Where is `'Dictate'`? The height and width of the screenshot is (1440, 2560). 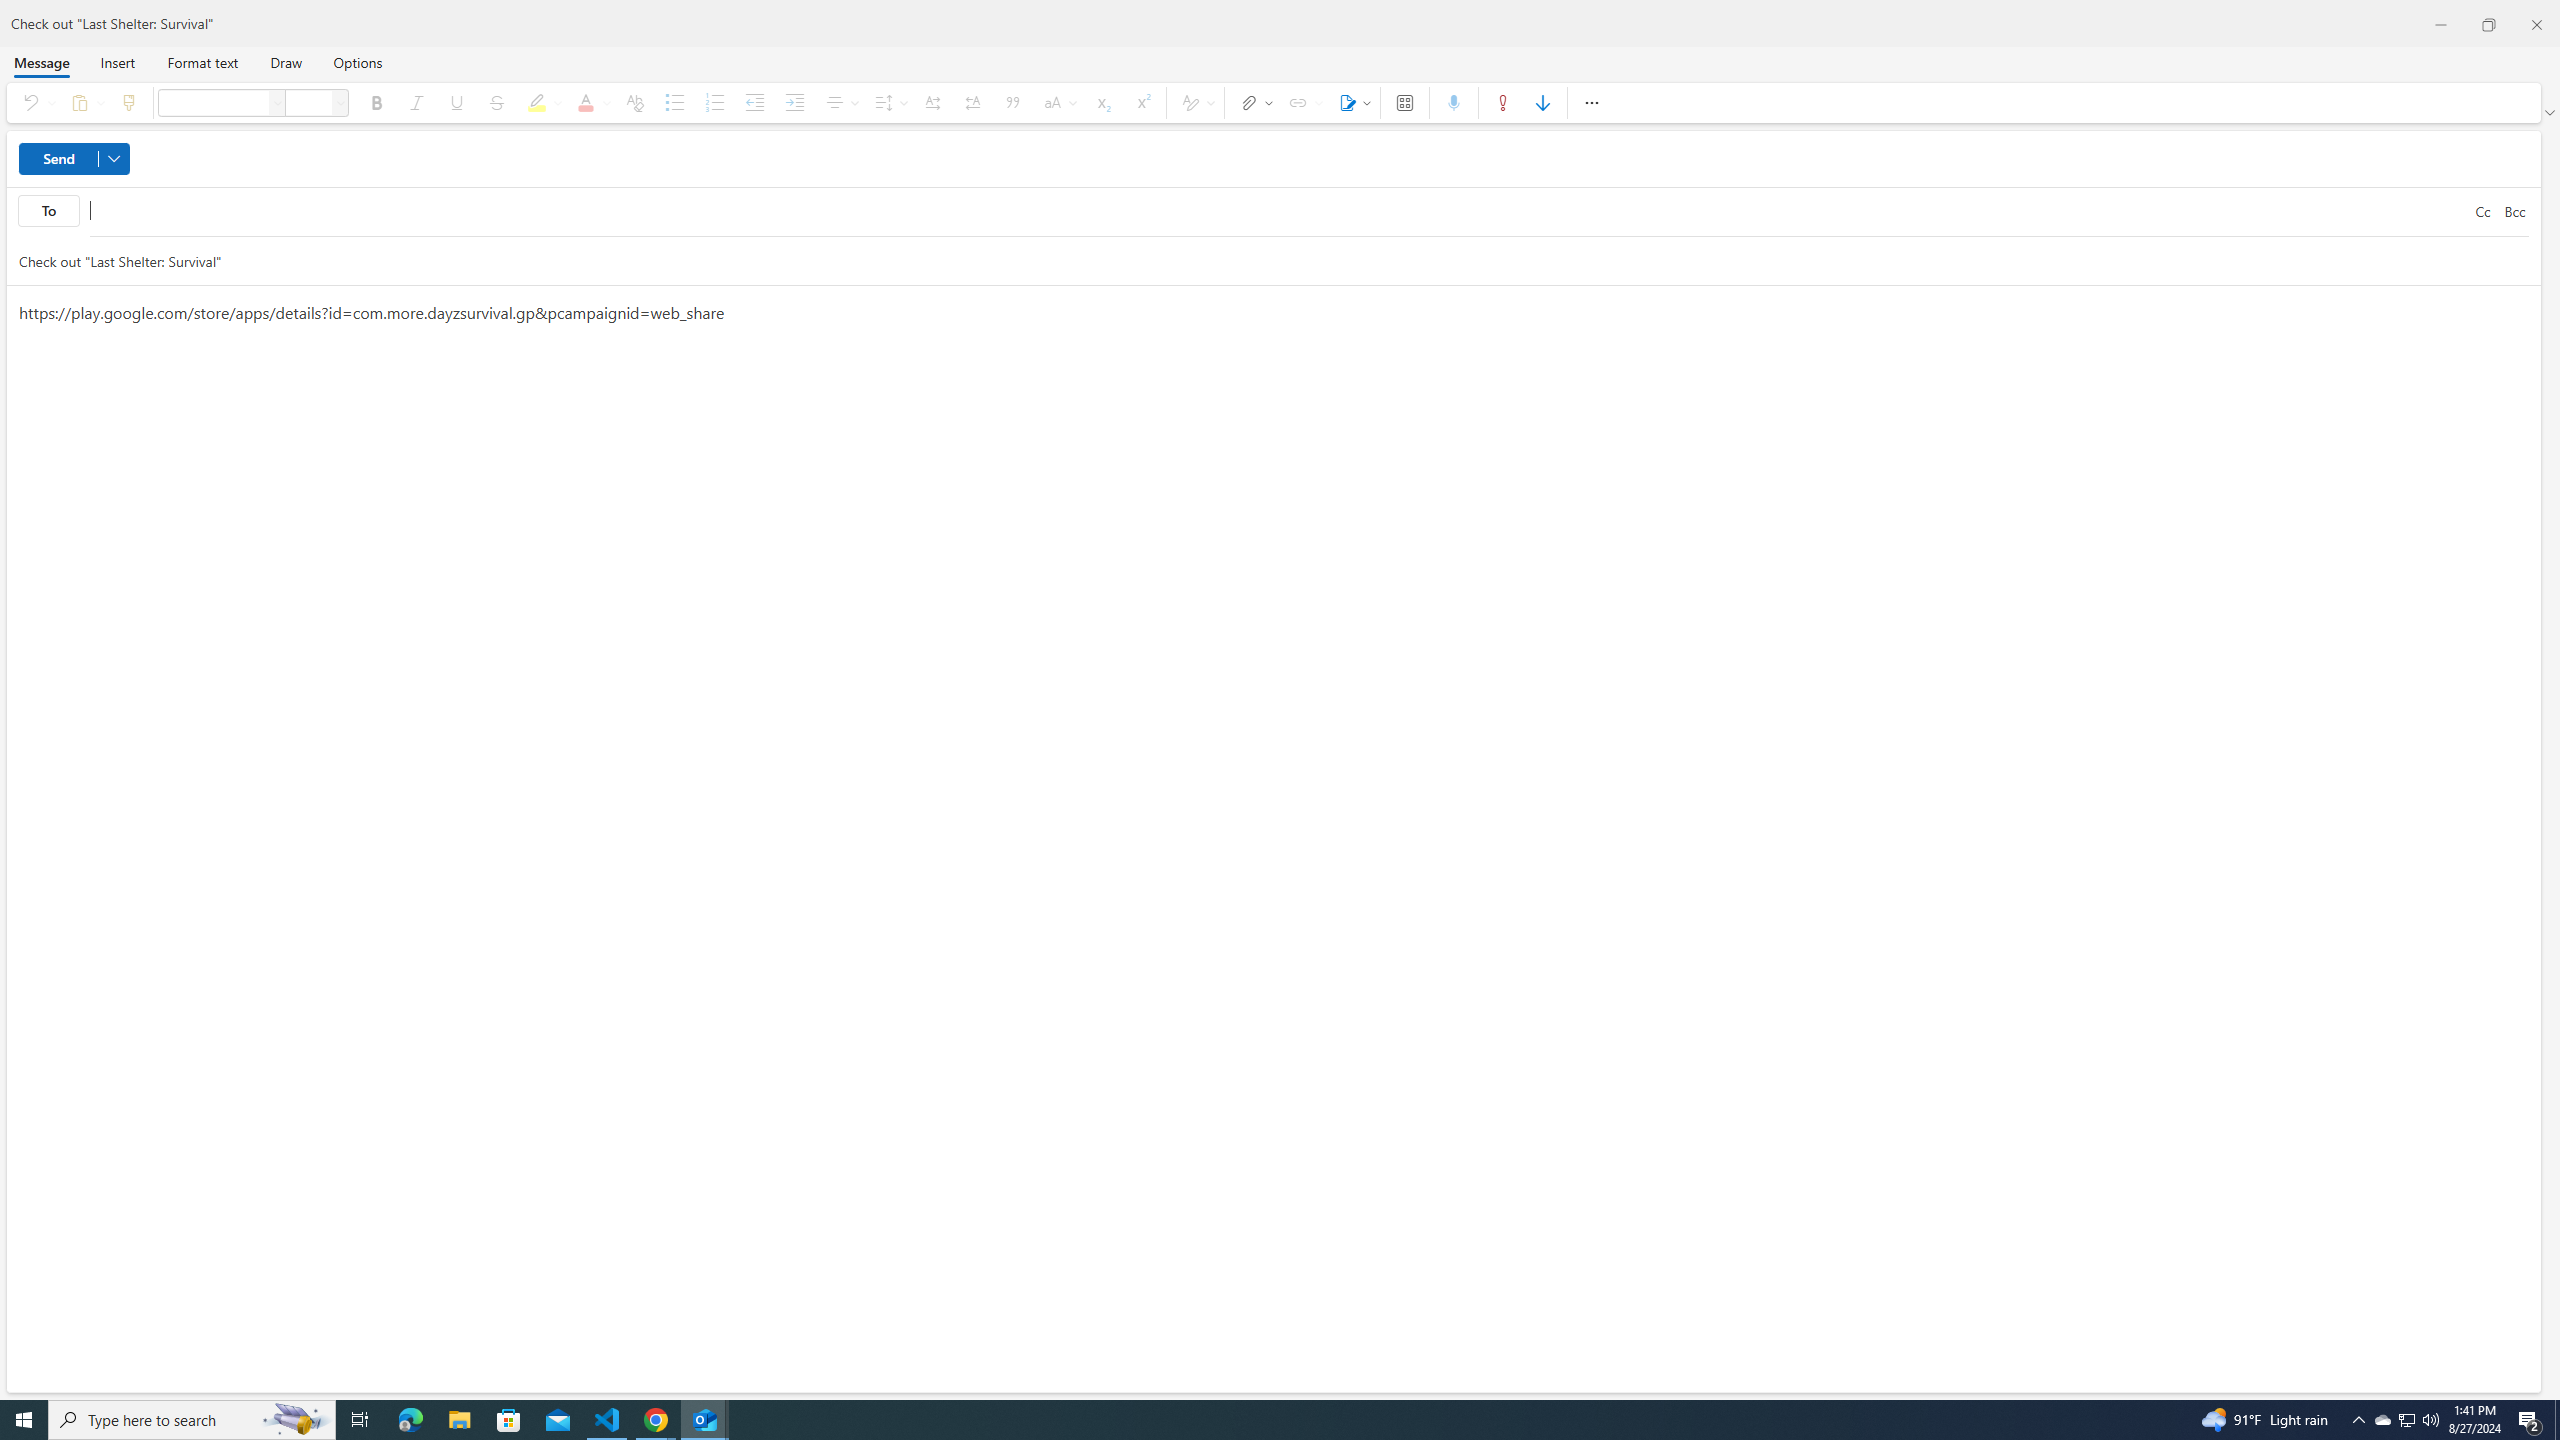 'Dictate' is located at coordinates (1454, 102).